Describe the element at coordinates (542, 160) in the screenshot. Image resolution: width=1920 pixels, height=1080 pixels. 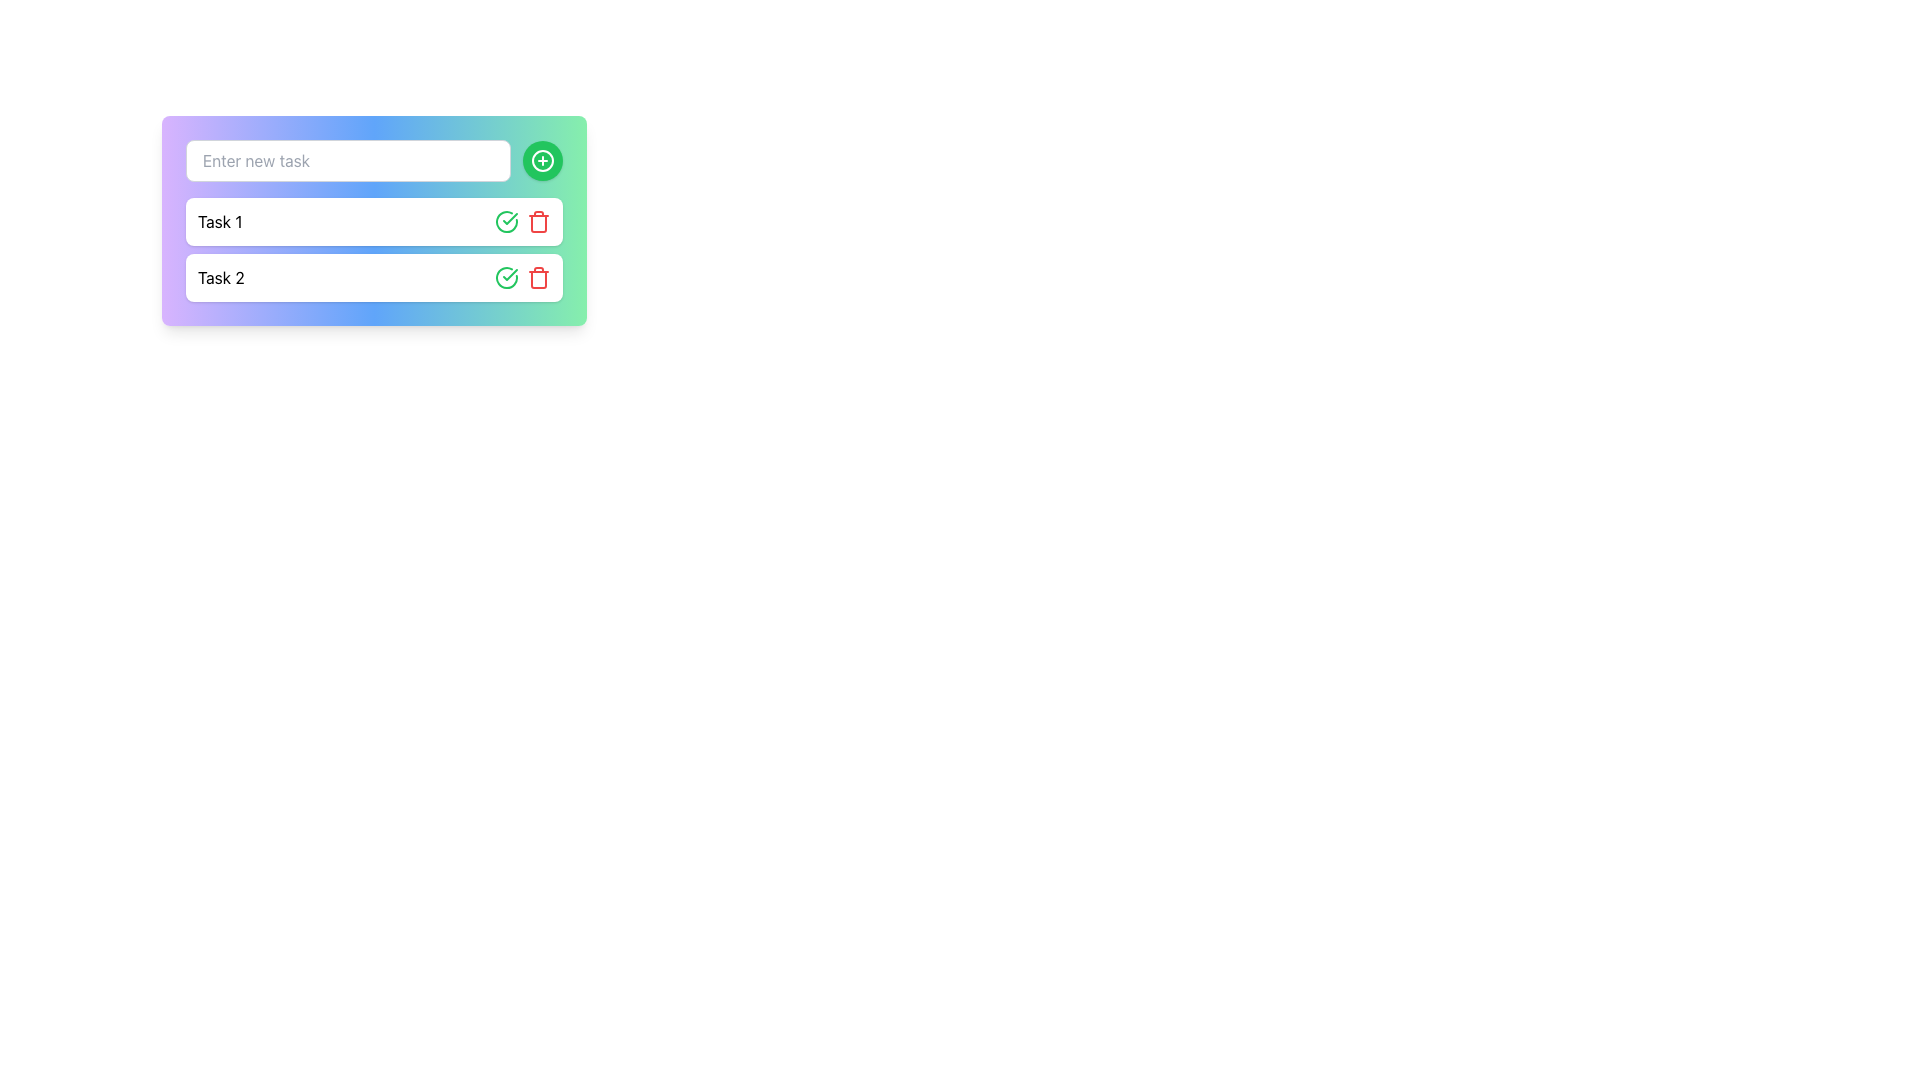
I see `the action button located in the upper right corner of the colored rectangle` at that location.